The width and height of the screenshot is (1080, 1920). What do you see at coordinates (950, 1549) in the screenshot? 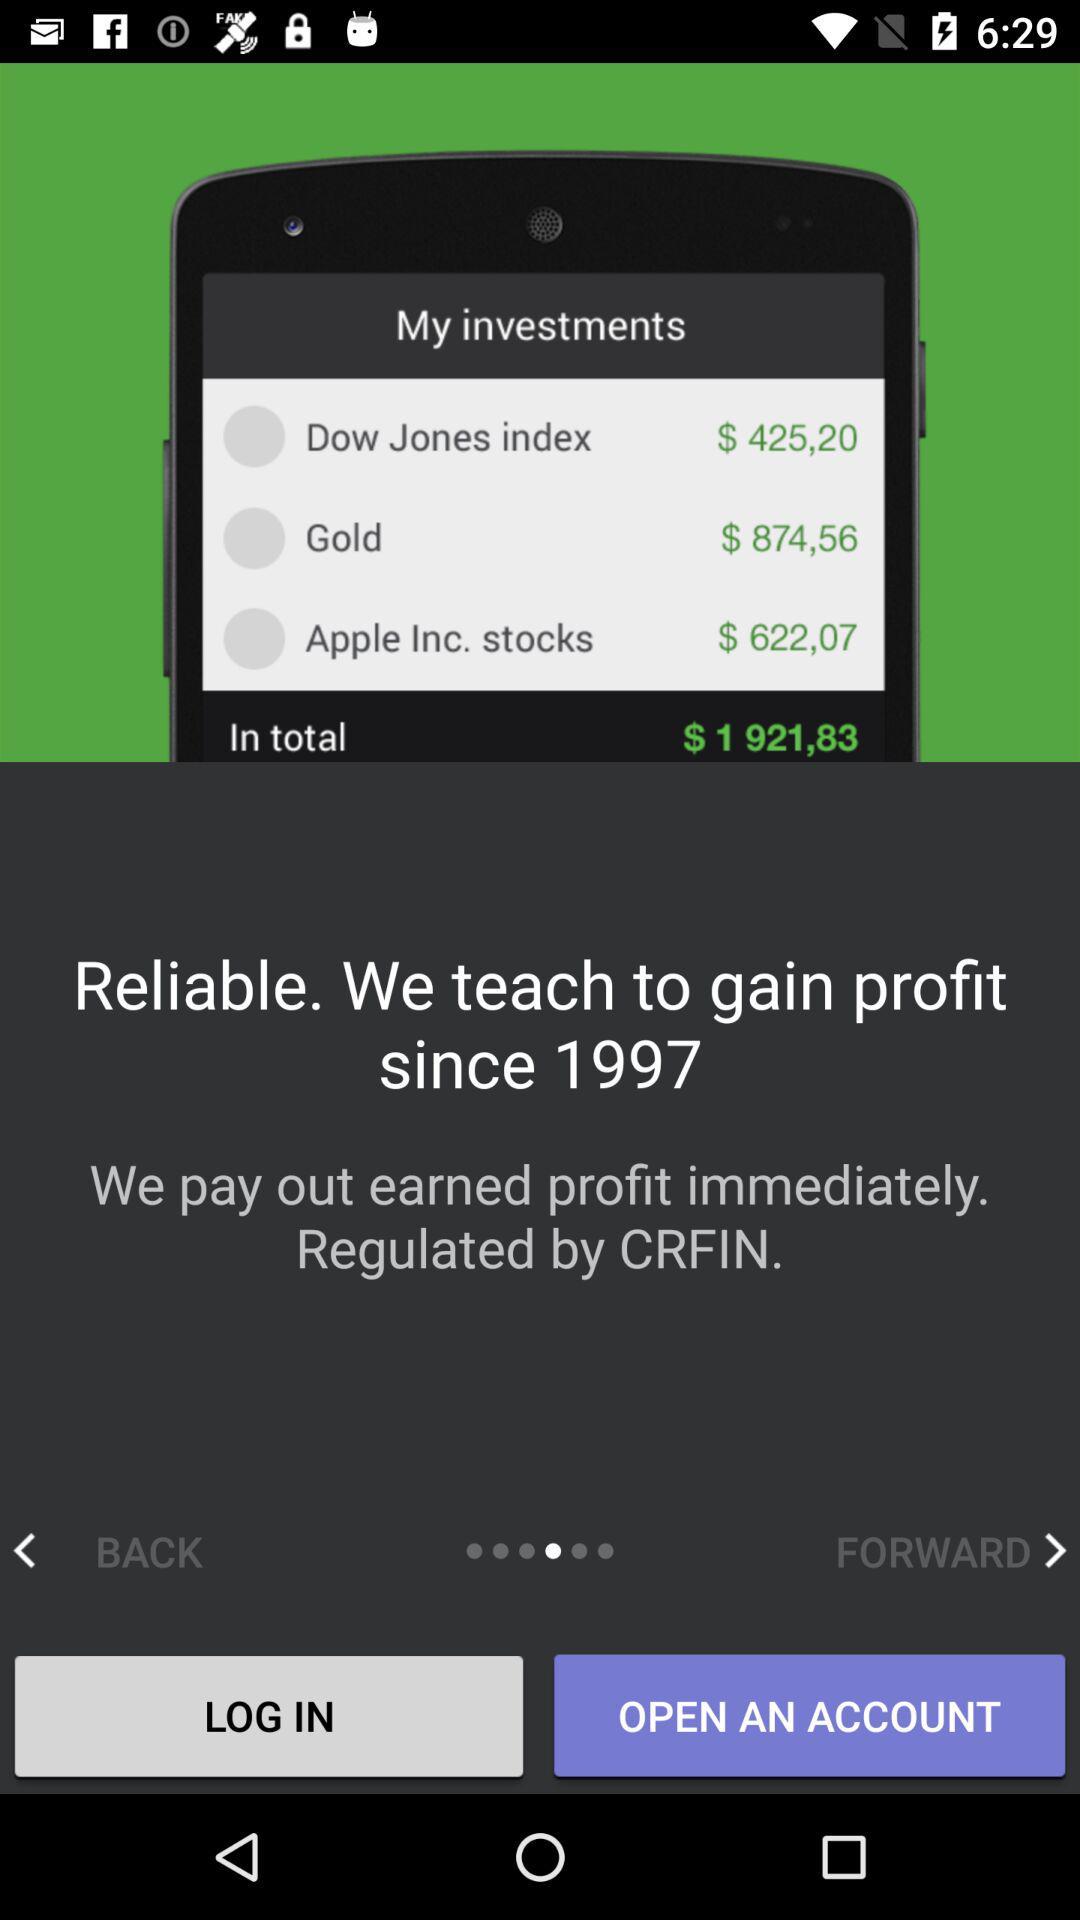
I see `the forward item` at bounding box center [950, 1549].